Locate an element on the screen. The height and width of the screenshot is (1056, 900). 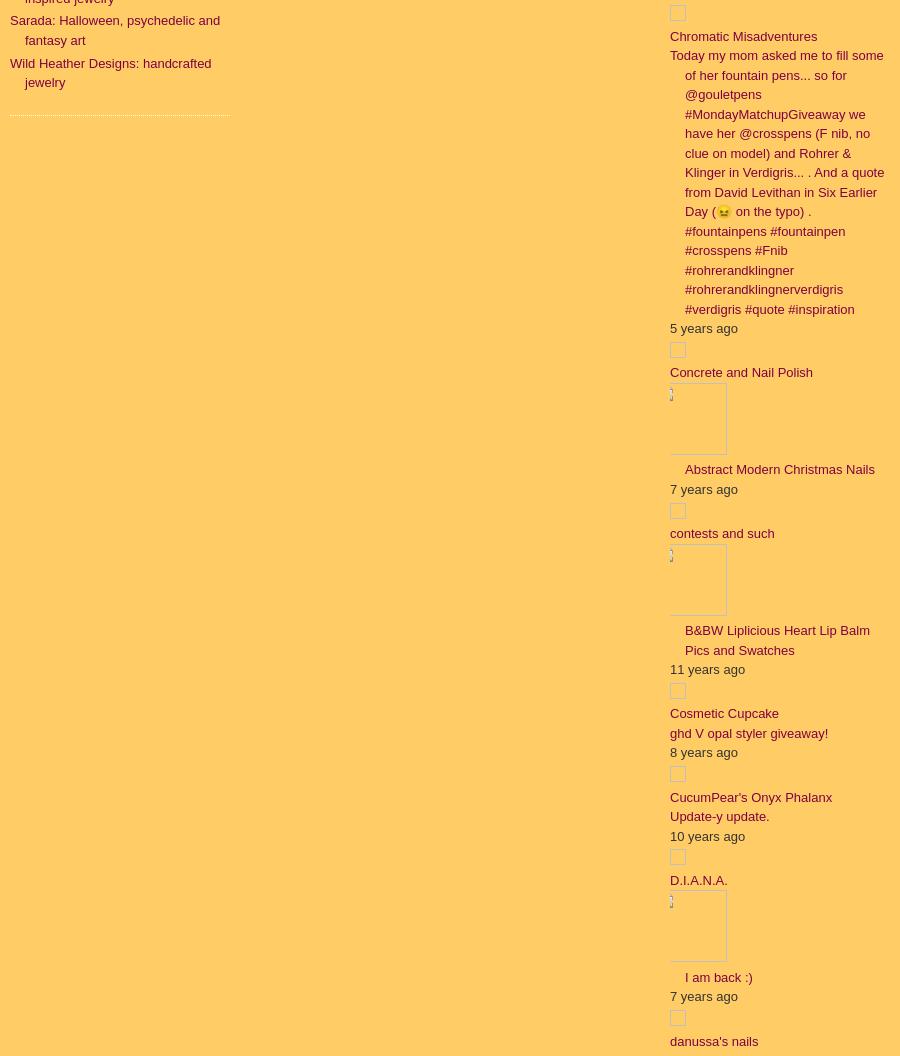
'Concrete and Nail Polish' is located at coordinates (669, 371).